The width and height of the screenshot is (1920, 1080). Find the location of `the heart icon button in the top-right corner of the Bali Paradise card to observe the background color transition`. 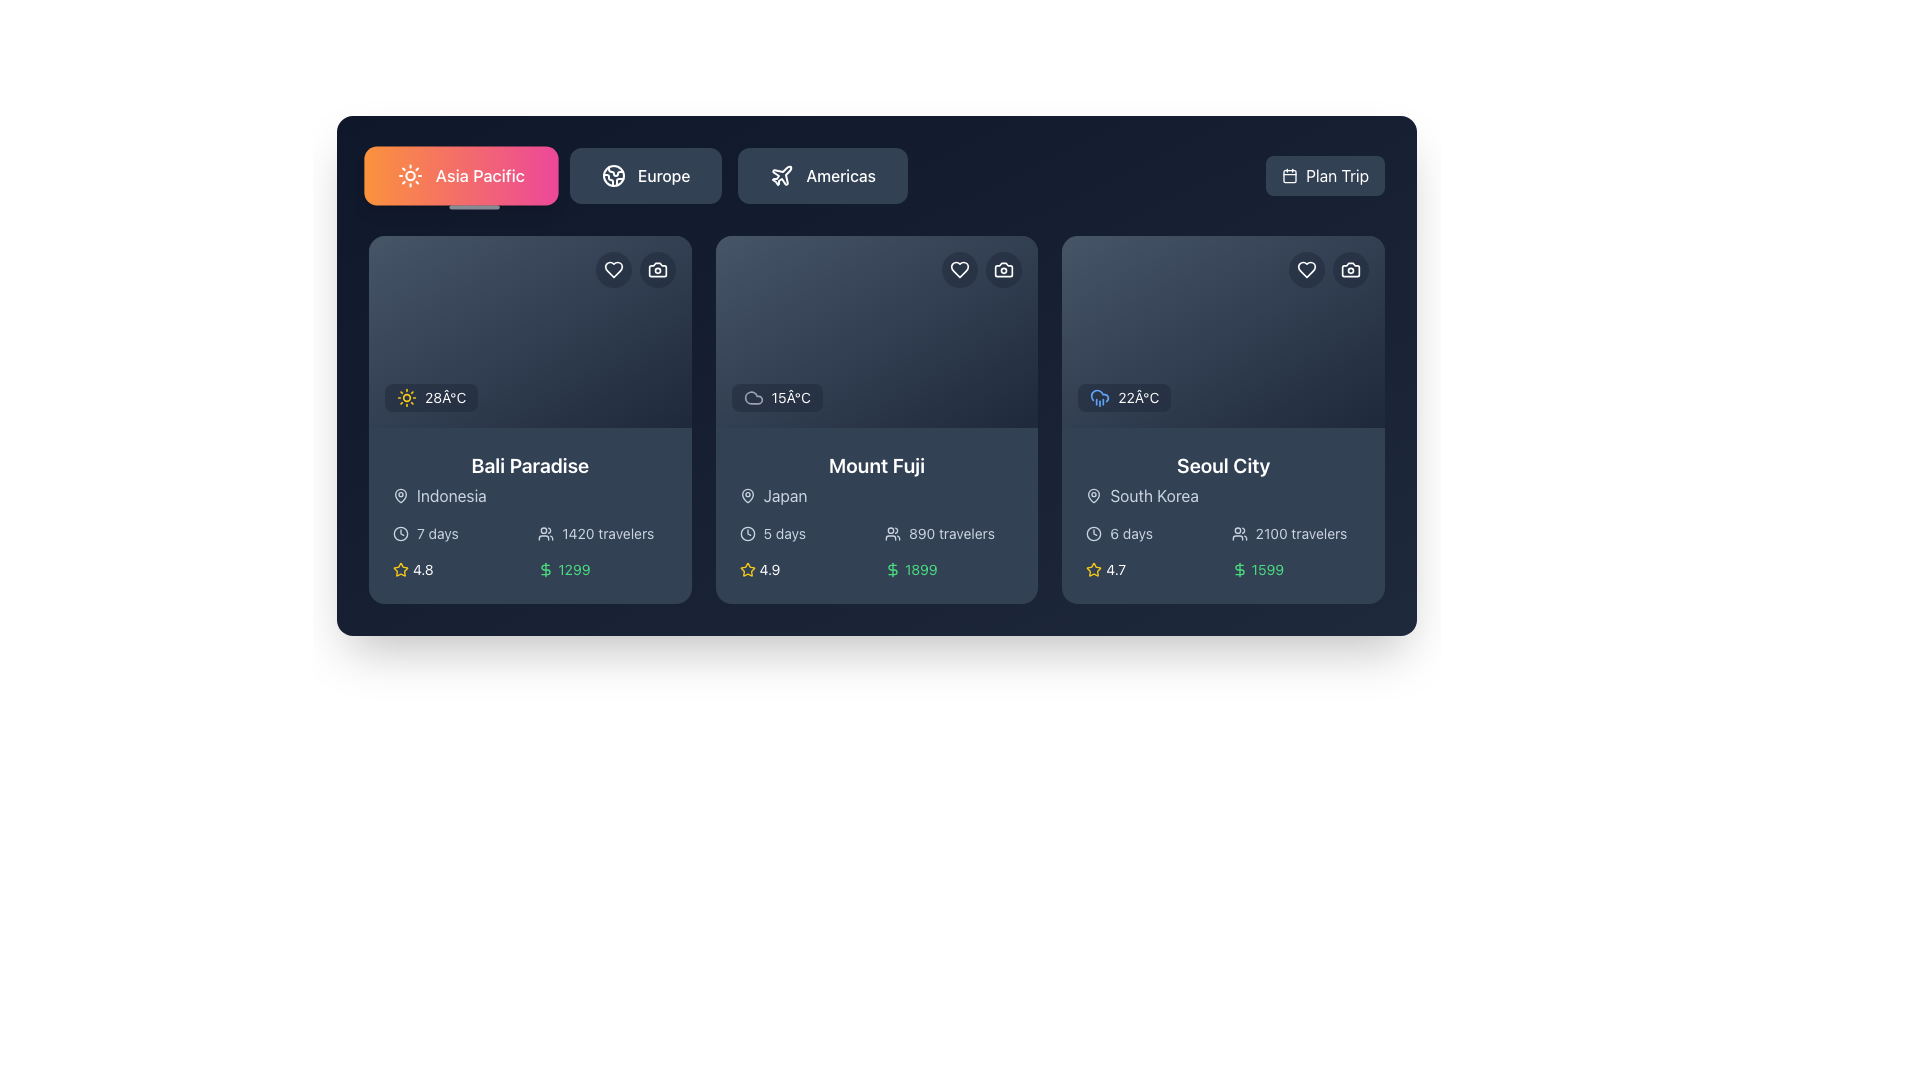

the heart icon button in the top-right corner of the Bali Paradise card to observe the background color transition is located at coordinates (612, 270).